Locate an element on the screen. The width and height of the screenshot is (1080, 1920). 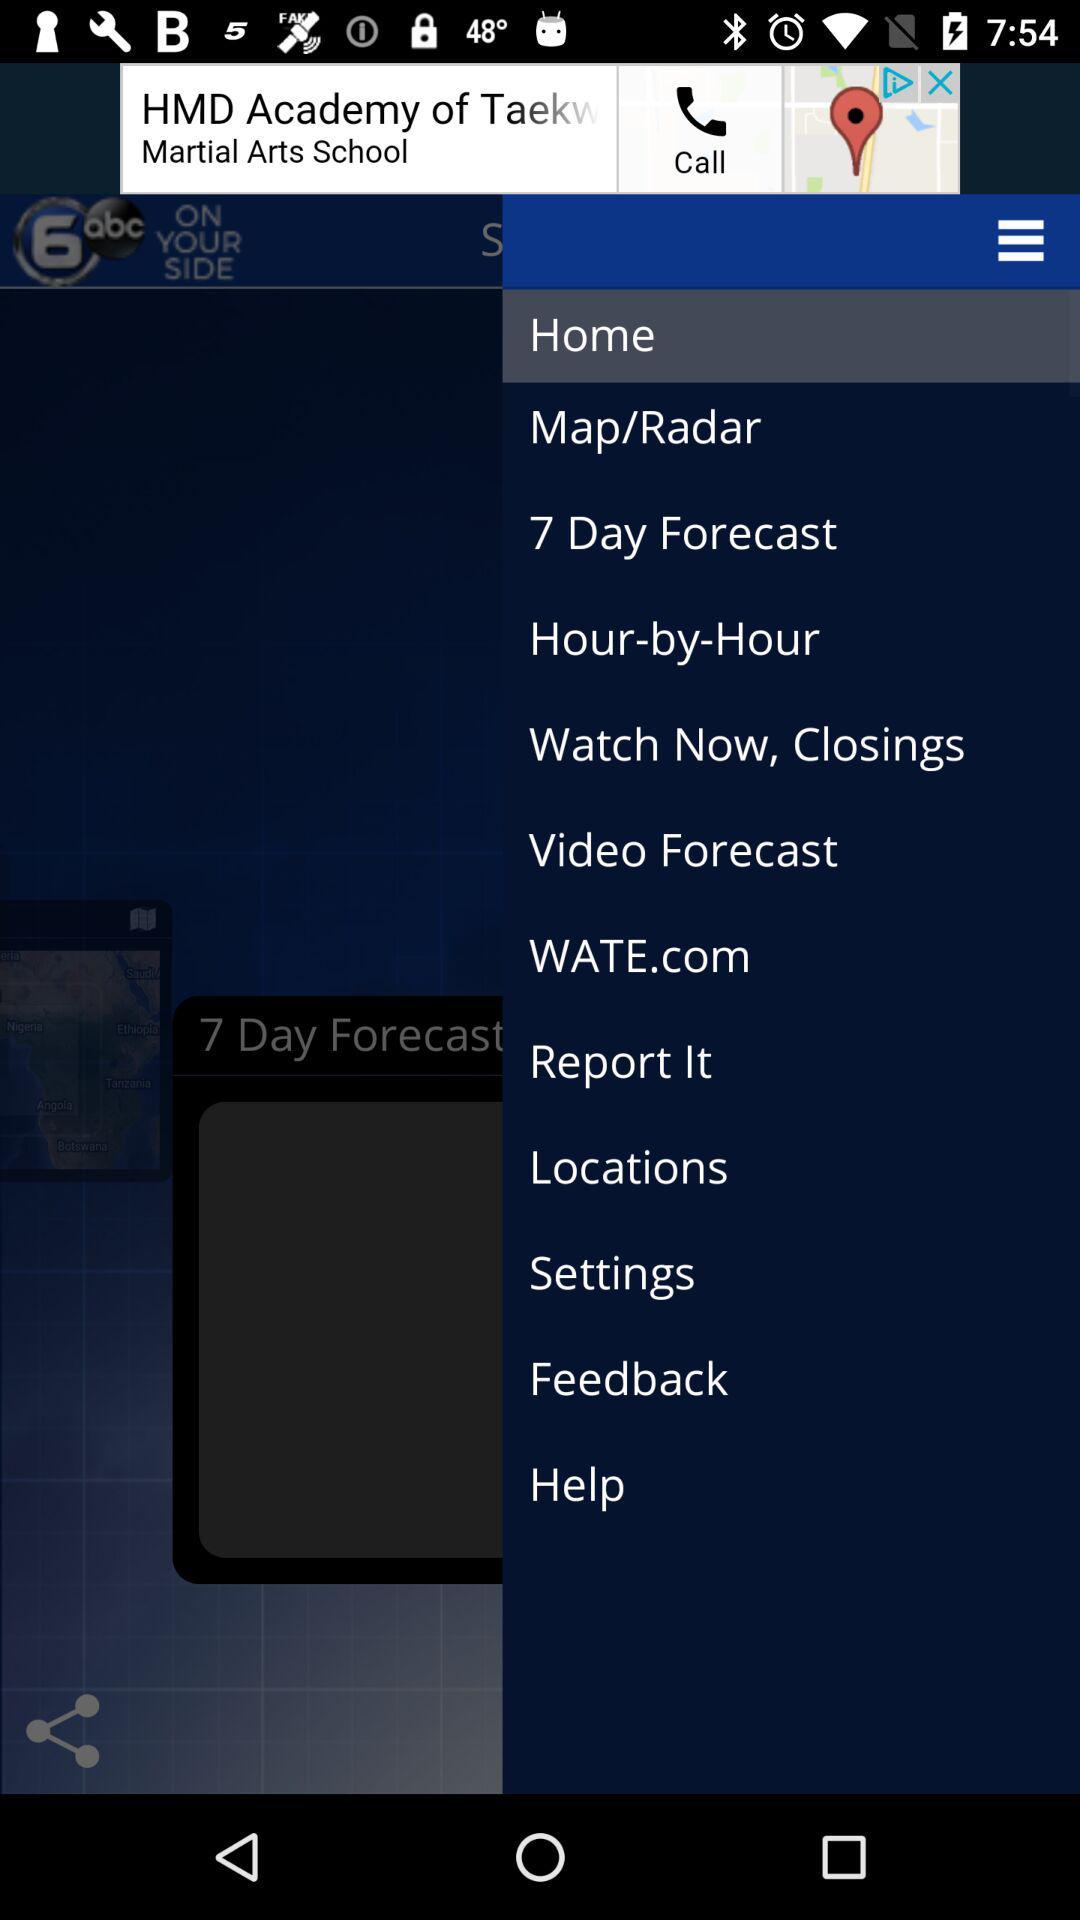
the share icon is located at coordinates (61, 1730).